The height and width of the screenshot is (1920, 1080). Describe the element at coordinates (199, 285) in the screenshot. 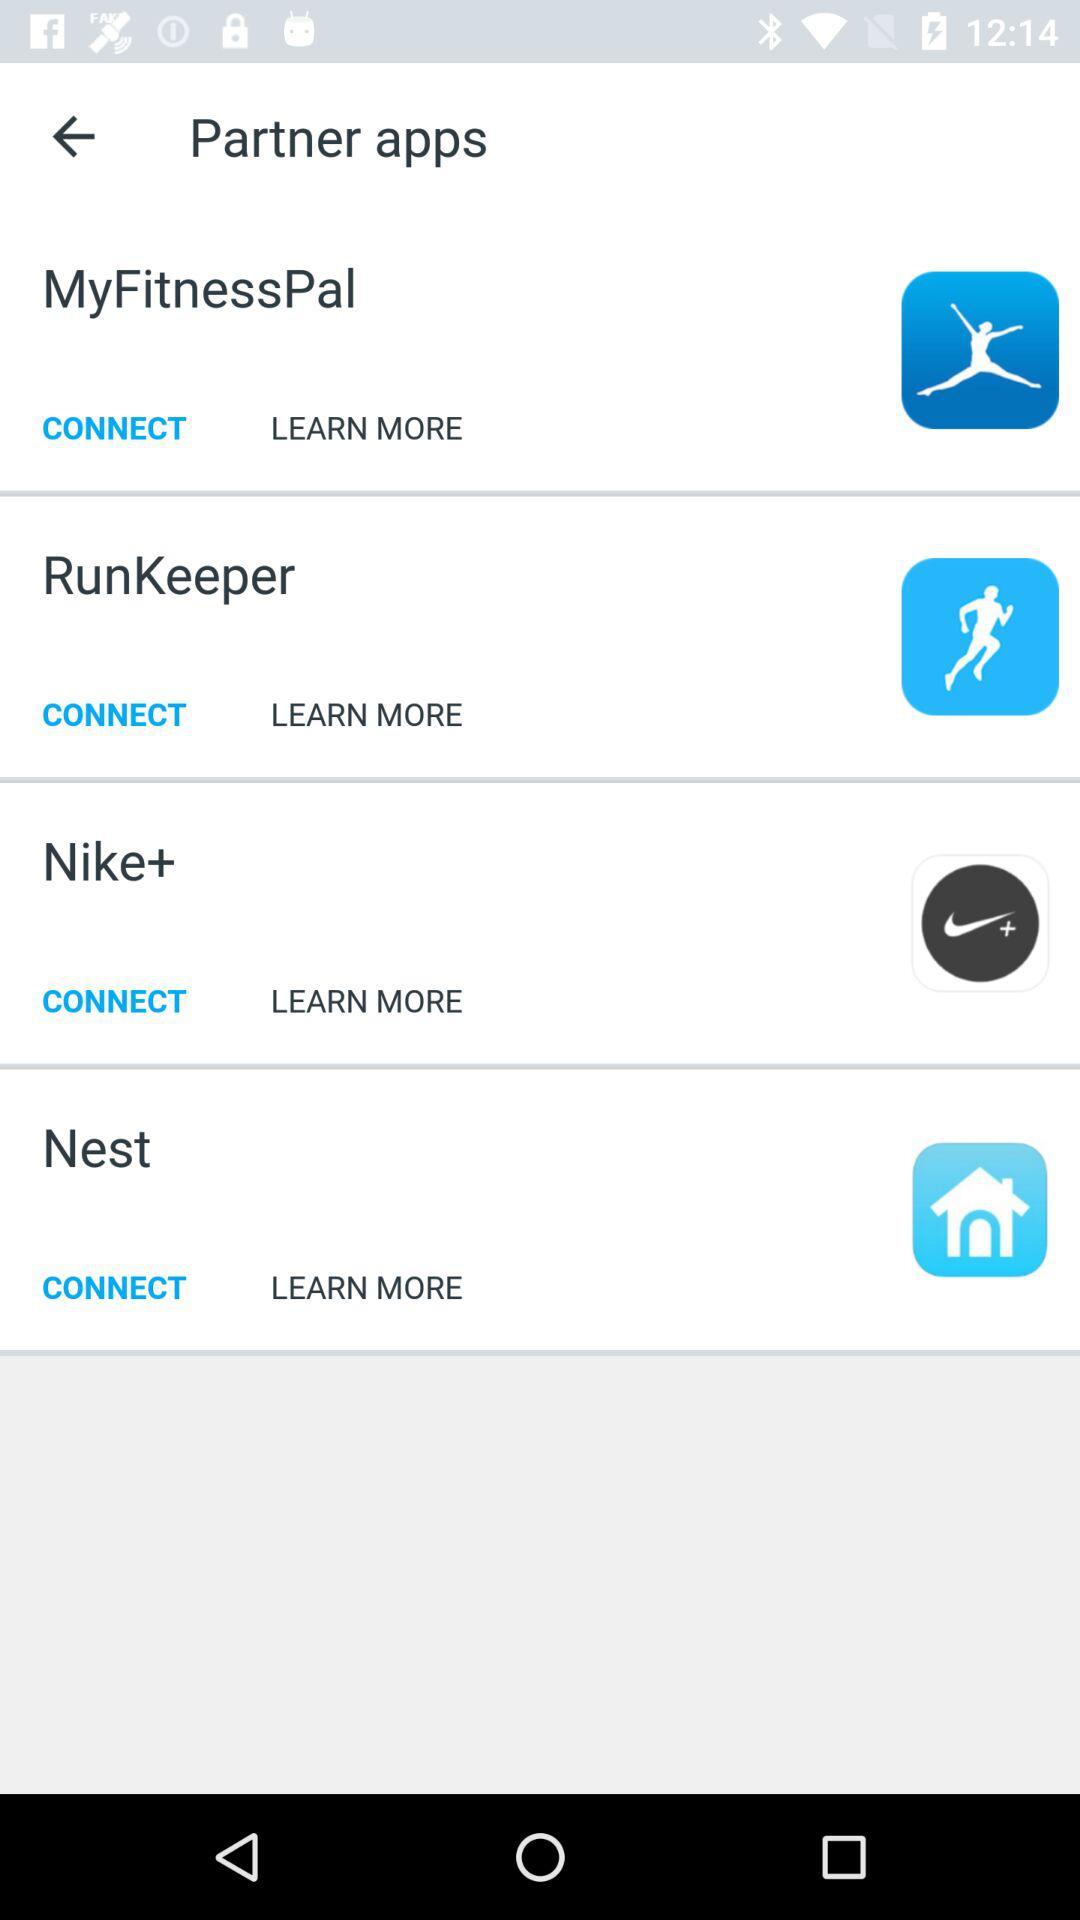

I see `the myfitnesspal item` at that location.